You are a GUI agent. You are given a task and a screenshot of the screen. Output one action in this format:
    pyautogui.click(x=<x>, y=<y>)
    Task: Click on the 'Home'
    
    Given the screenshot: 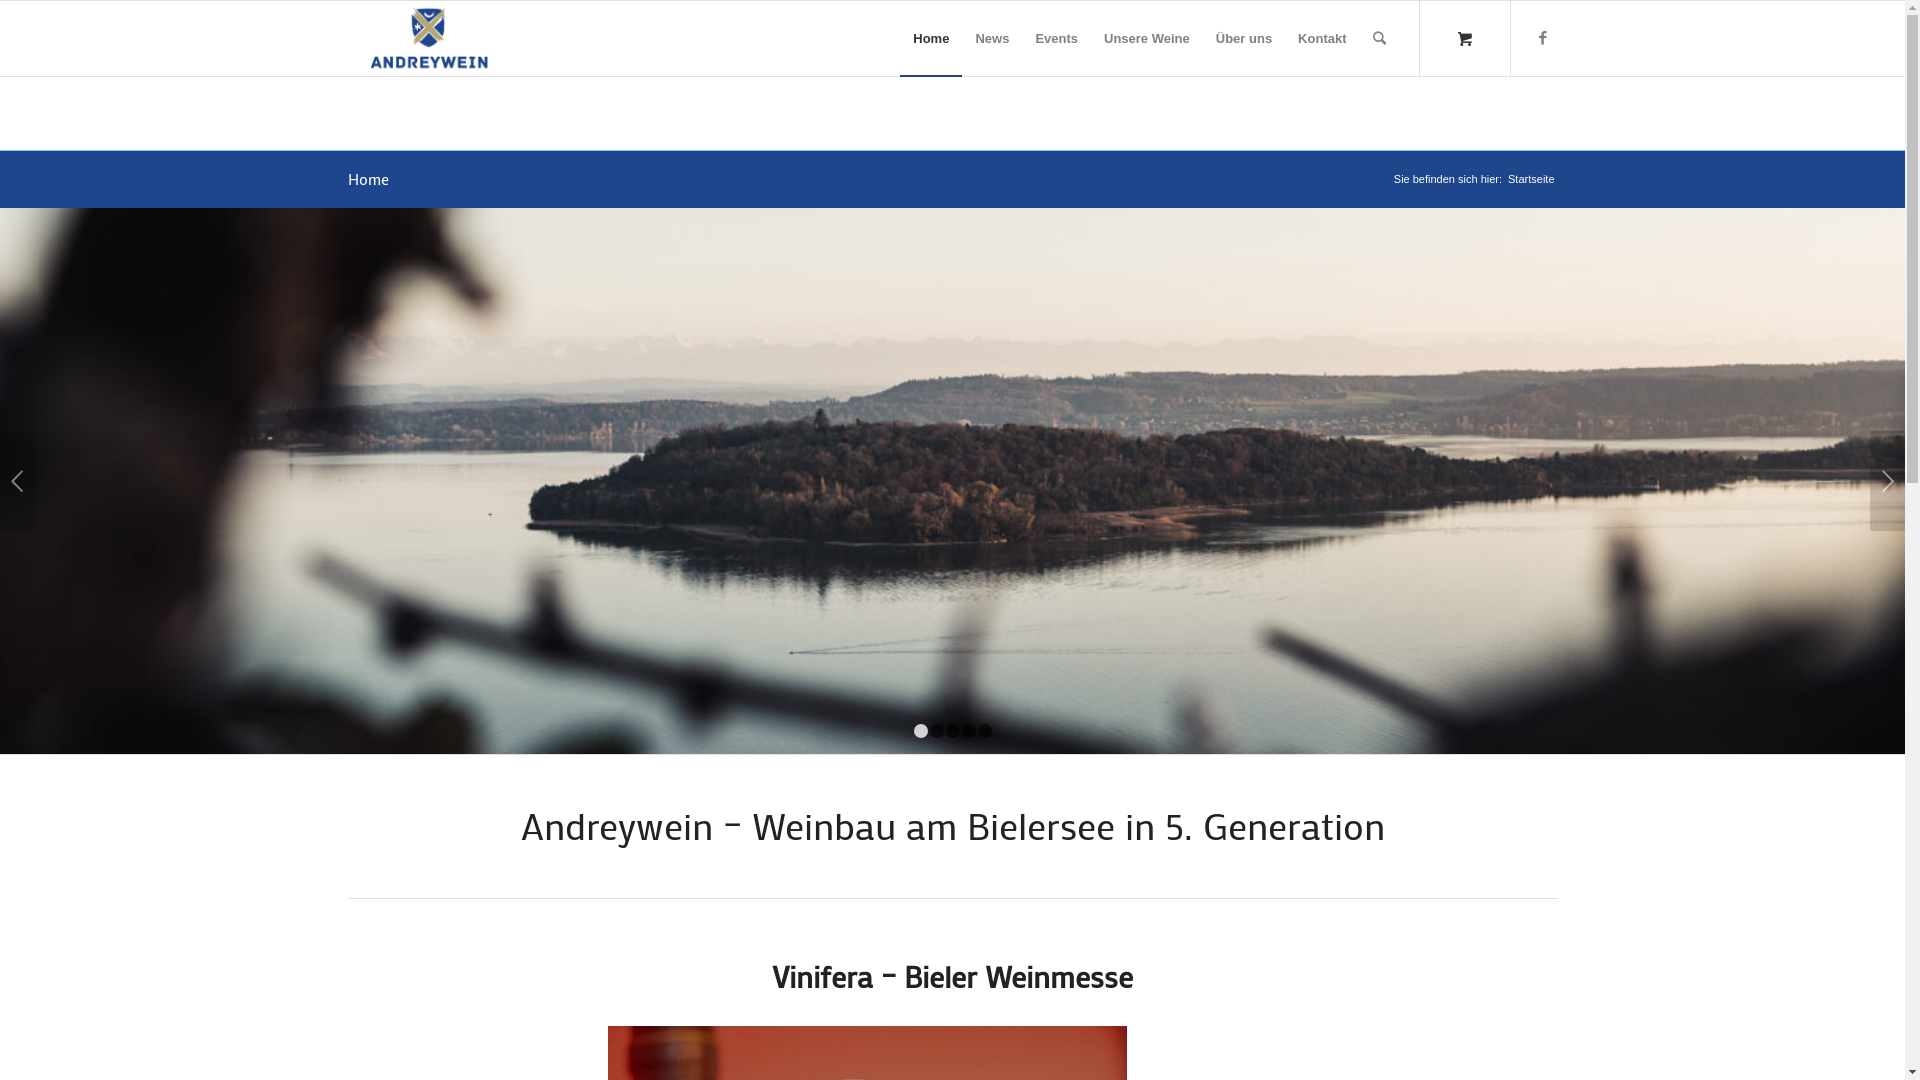 What is the action you would take?
    pyautogui.click(x=930, y=38)
    